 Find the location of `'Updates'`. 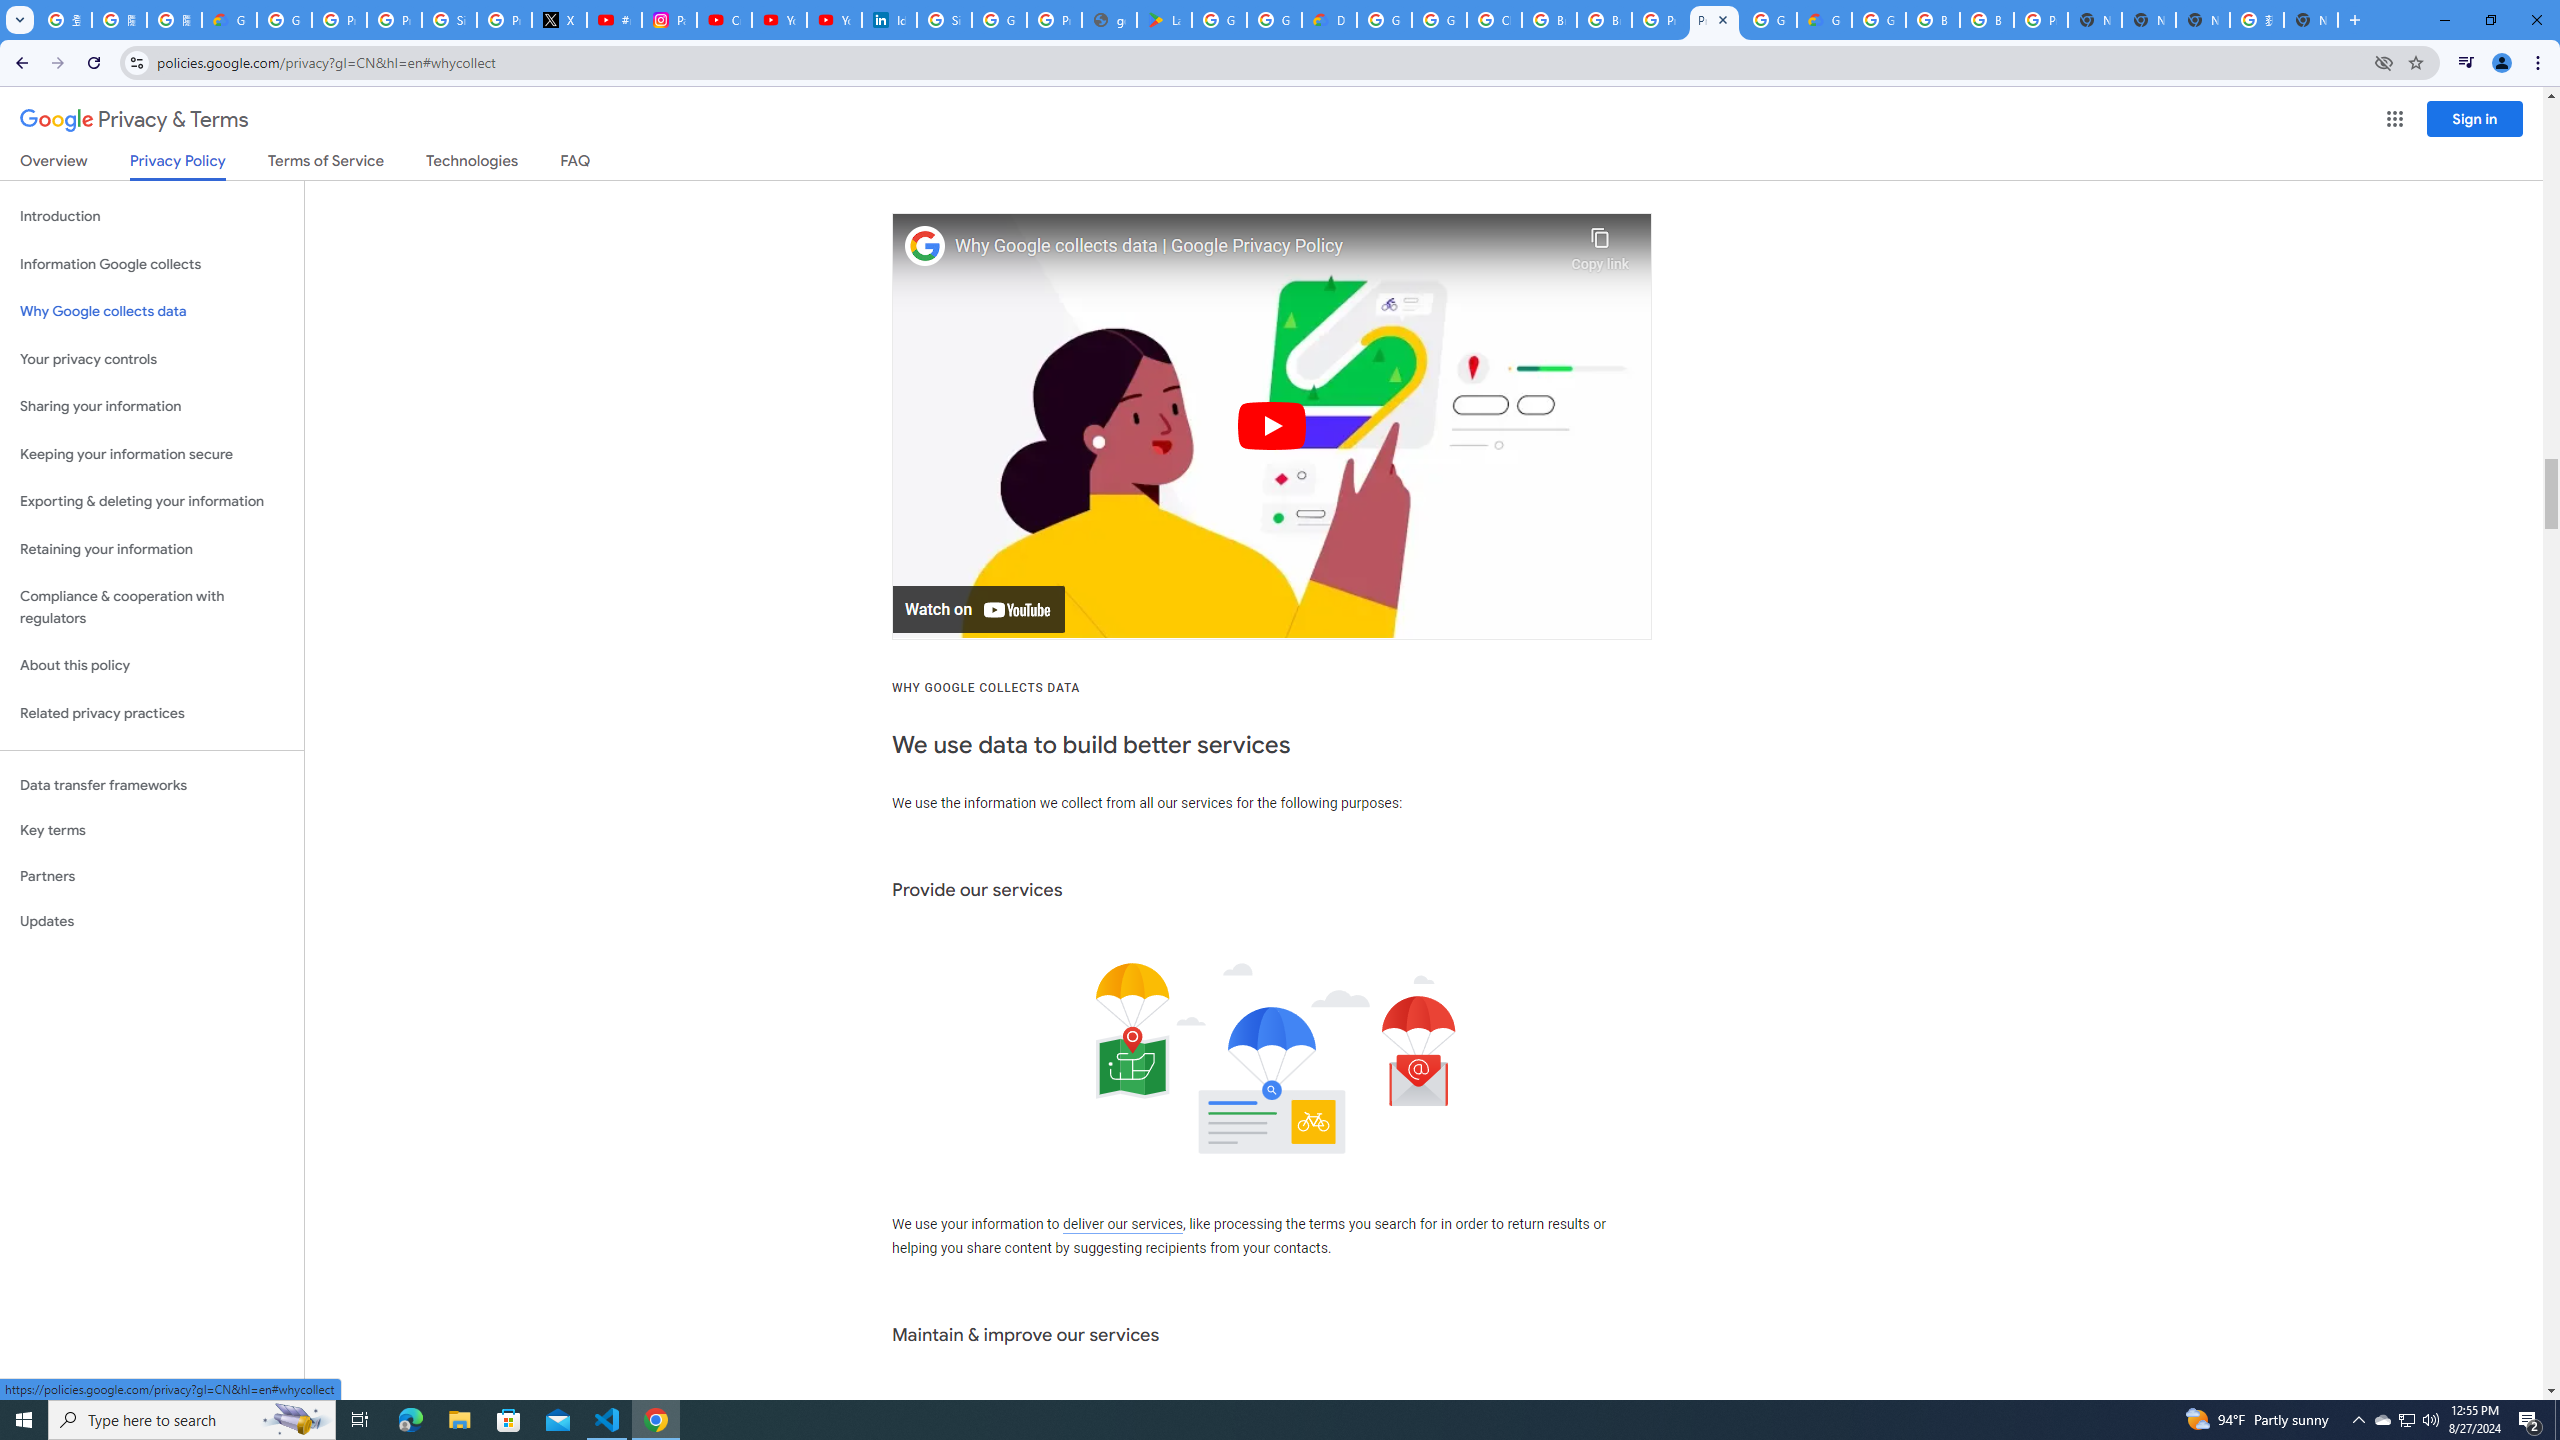

'Updates' is located at coordinates (151, 920).